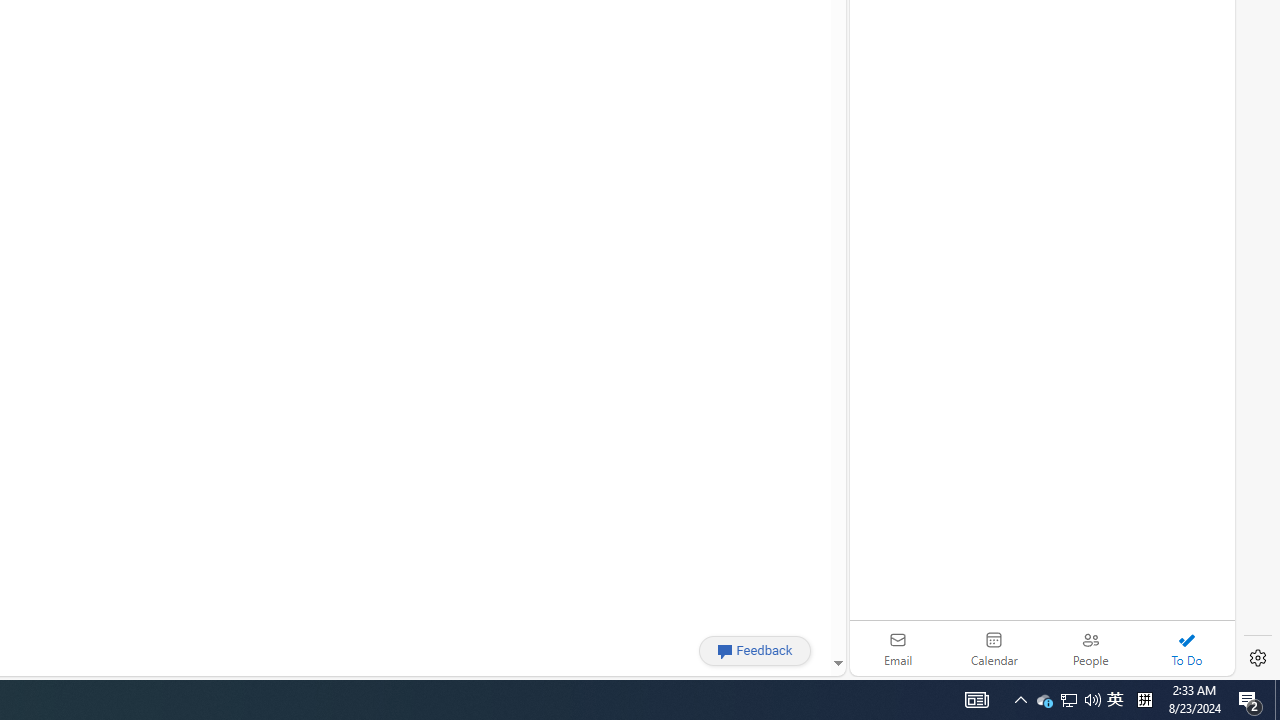  What do you see at coordinates (897, 648) in the screenshot?
I see `'Email'` at bounding box center [897, 648].